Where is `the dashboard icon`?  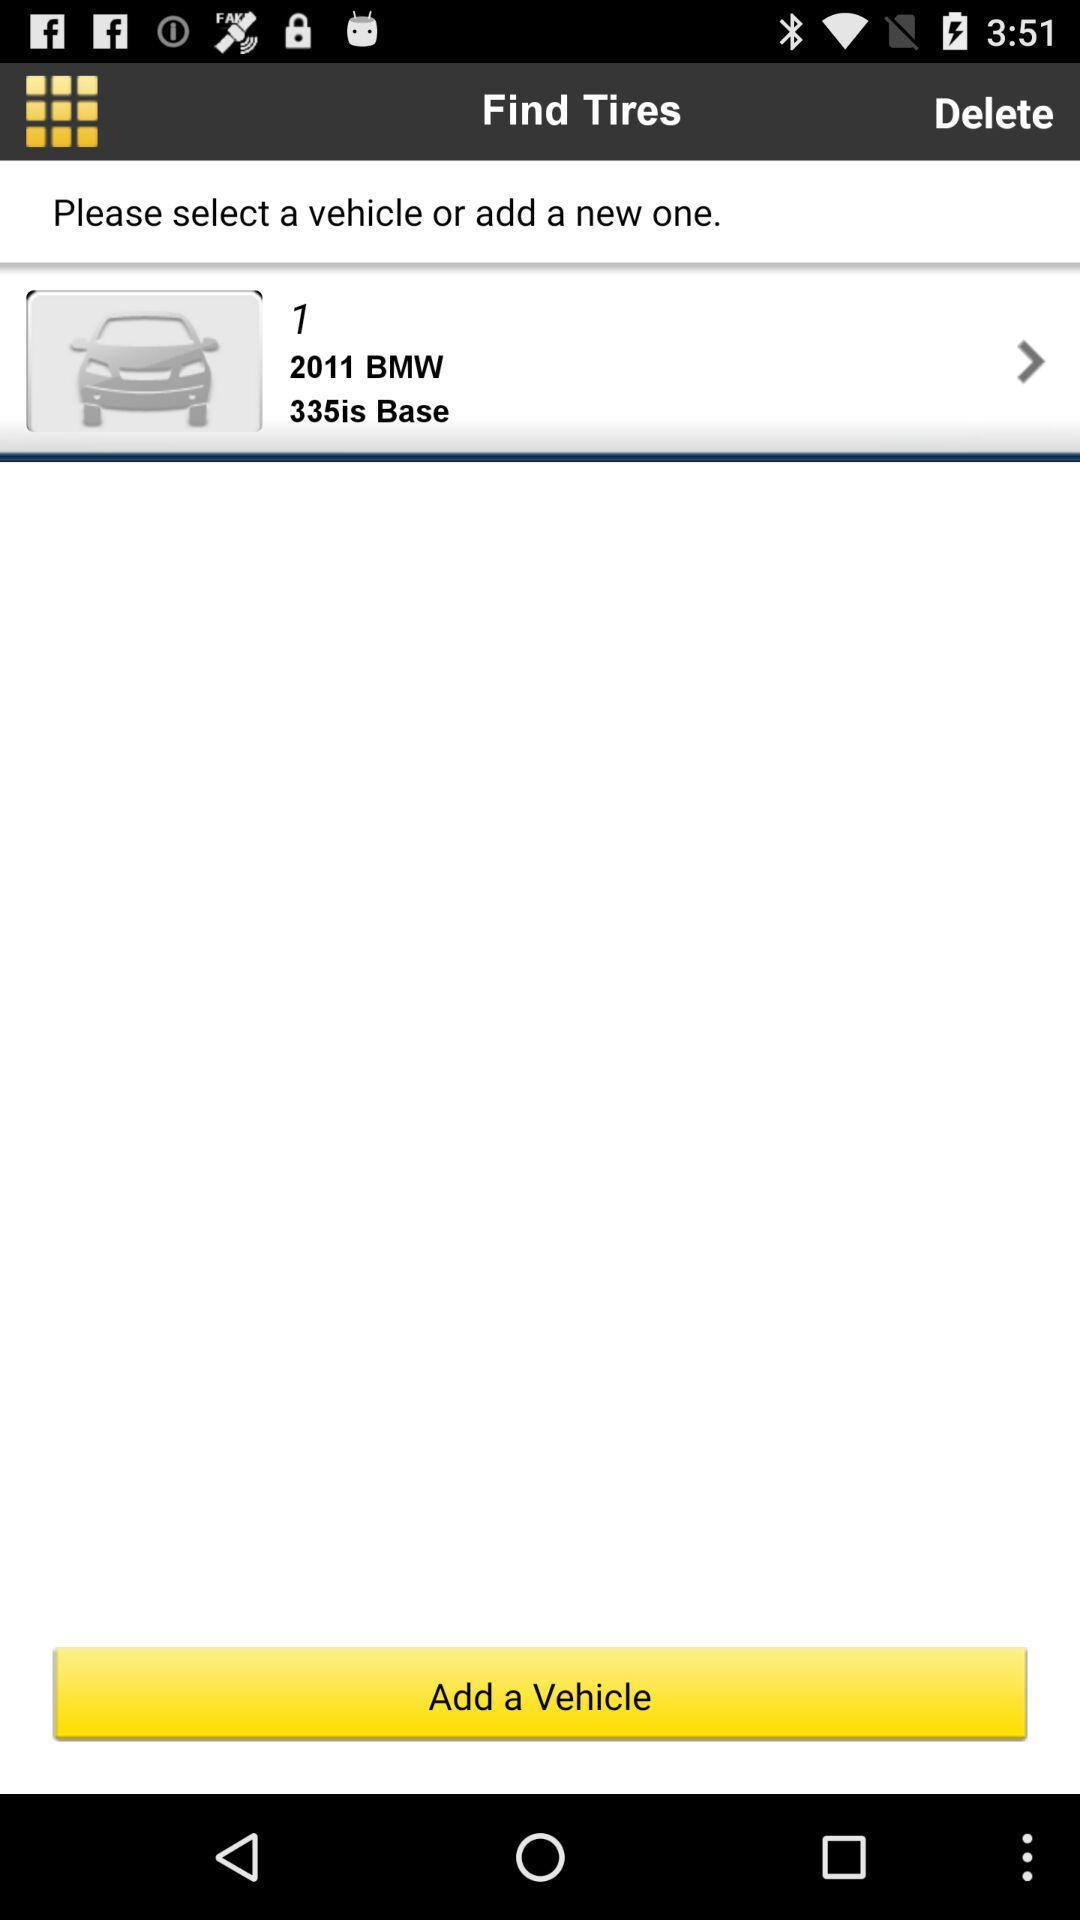
the dashboard icon is located at coordinates (60, 118).